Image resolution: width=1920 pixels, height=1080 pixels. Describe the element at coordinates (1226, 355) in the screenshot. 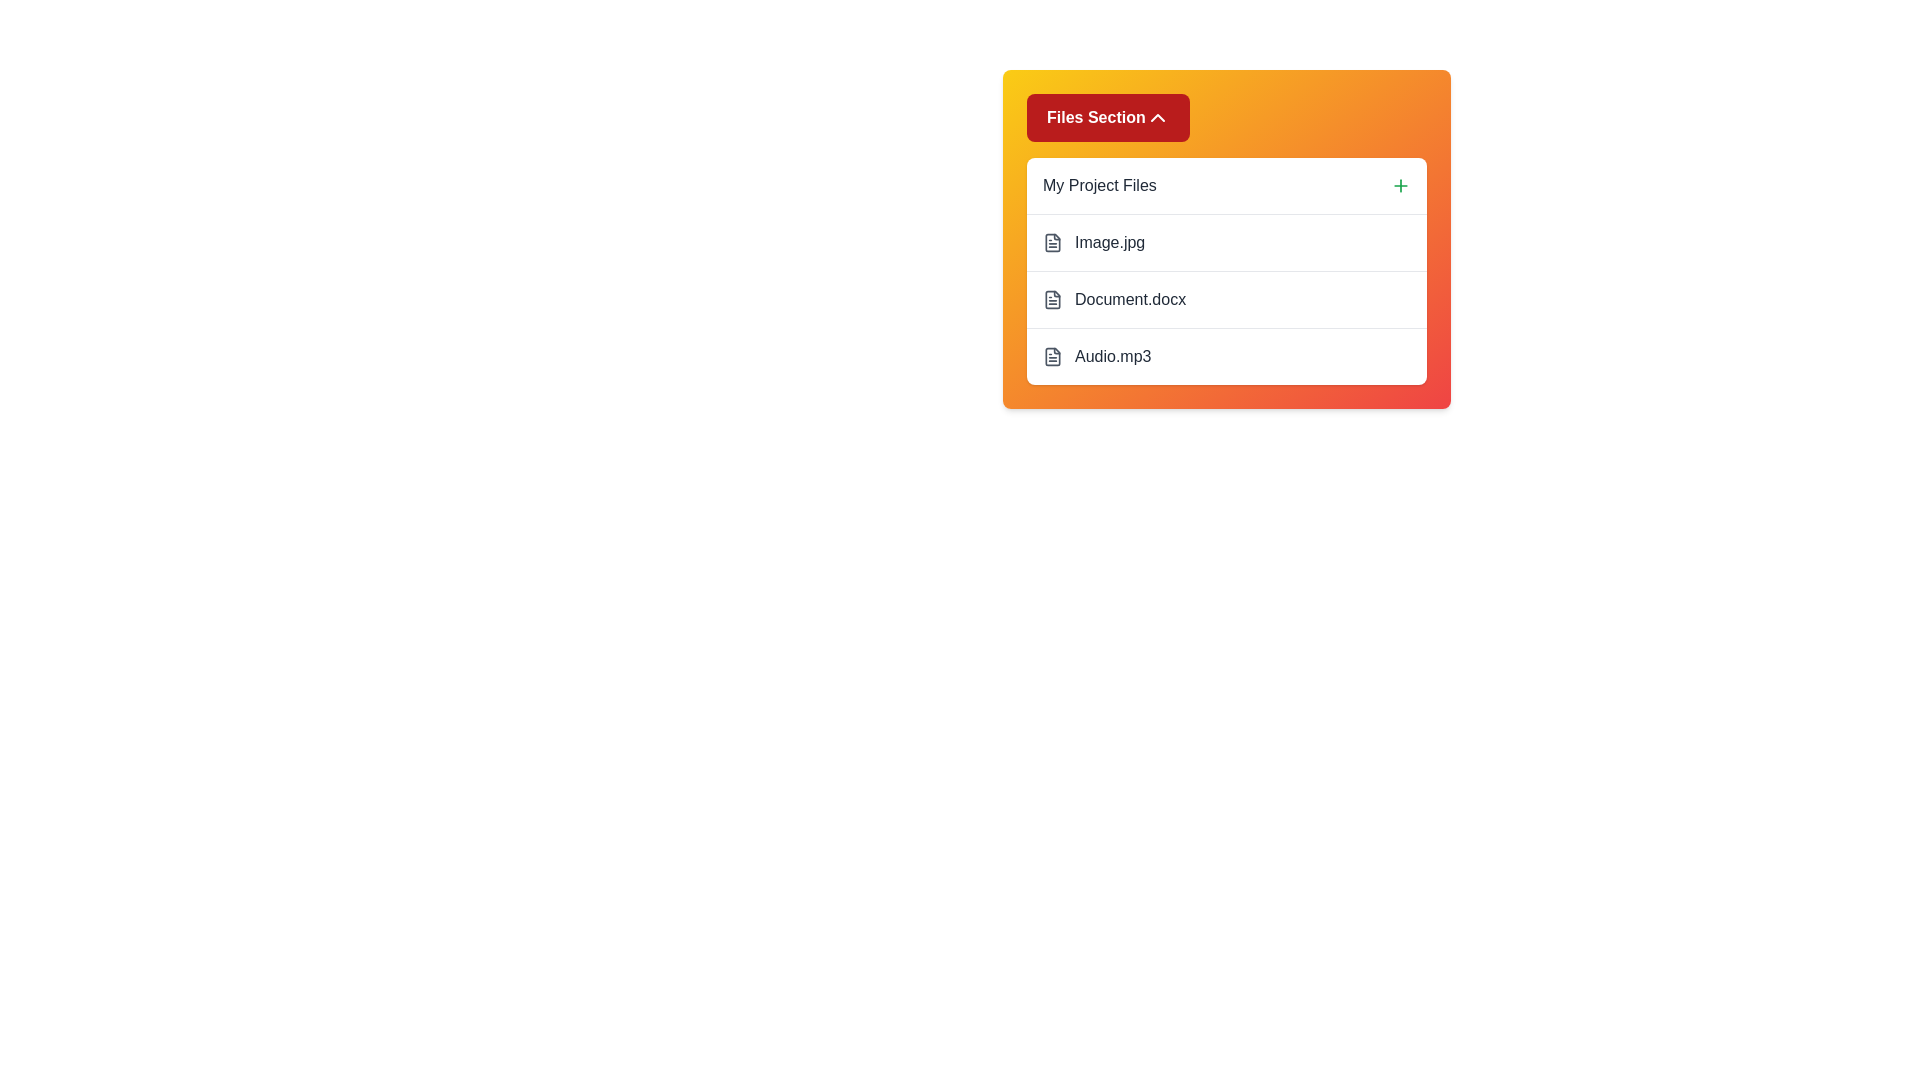

I see `the file named Audio.mp3 to select it` at that location.